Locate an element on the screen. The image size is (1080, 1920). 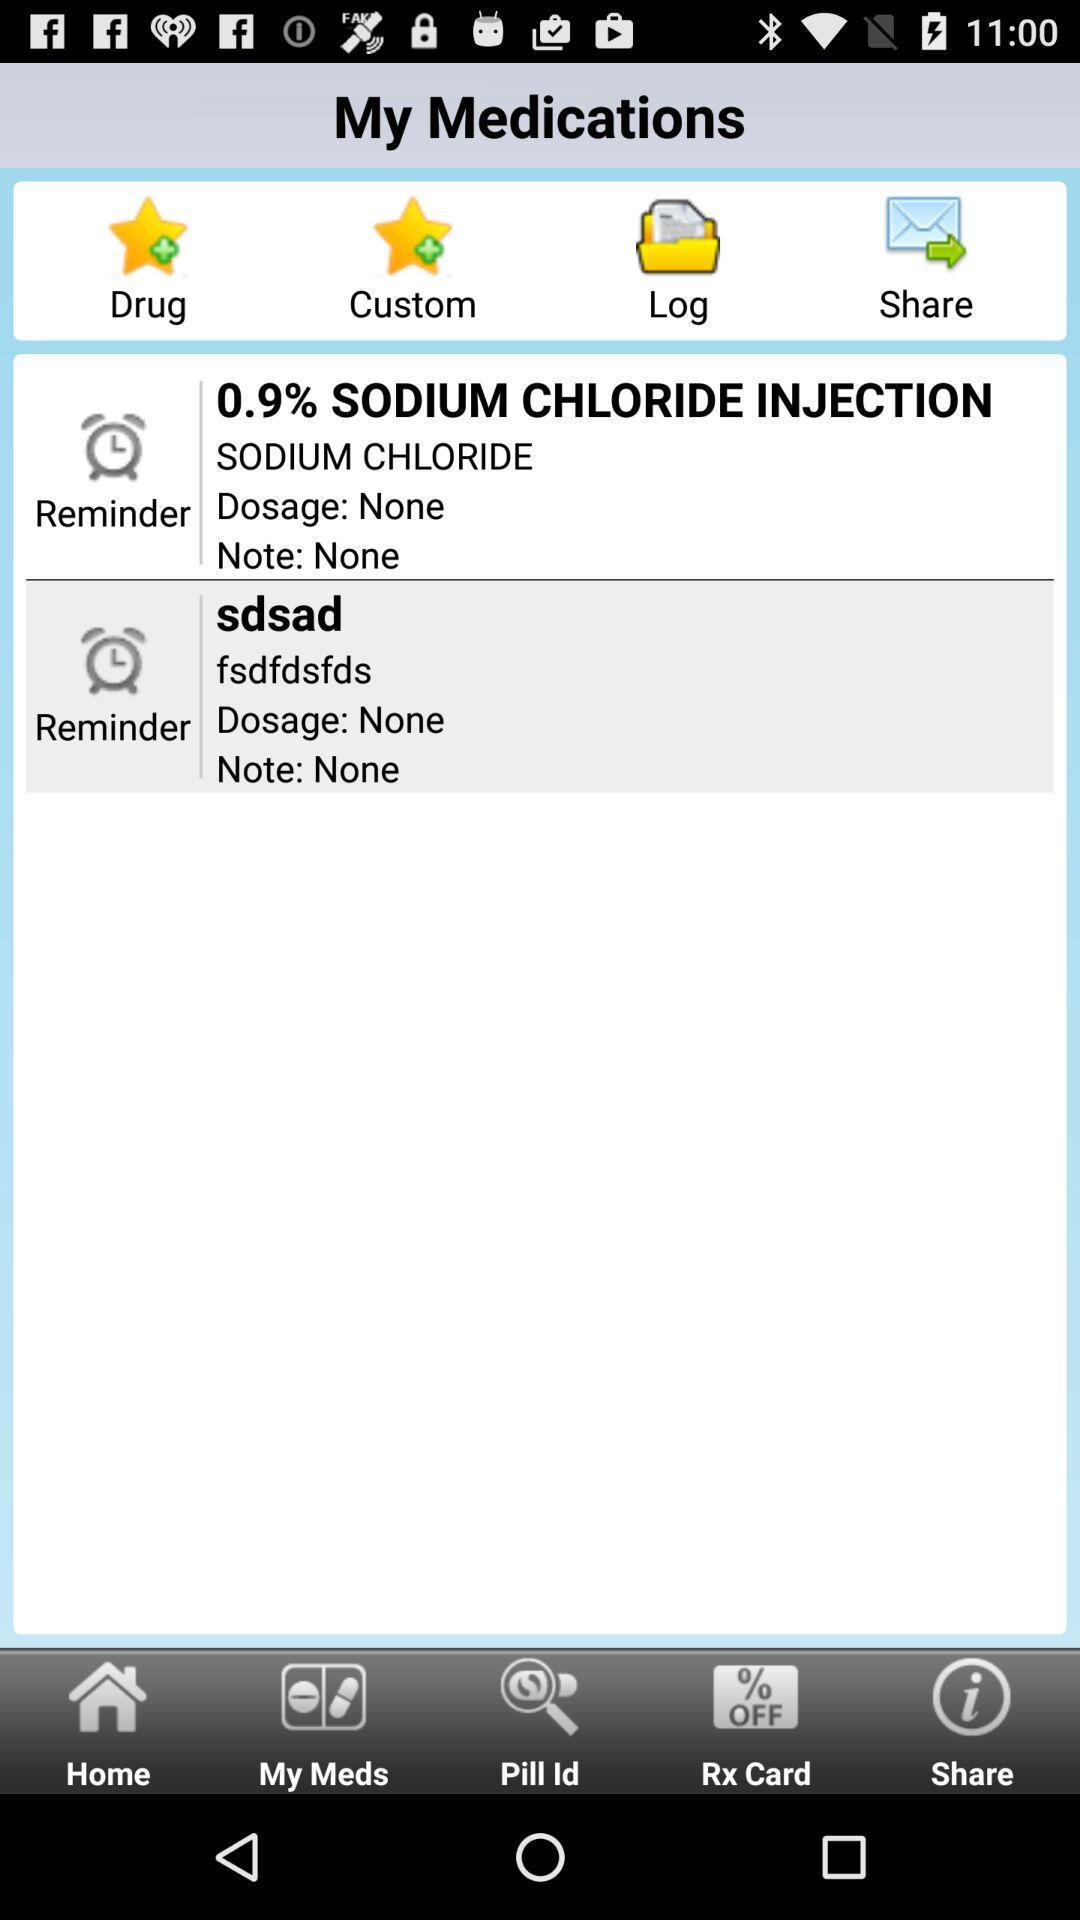
the app below note: none item is located at coordinates (540, 1719).